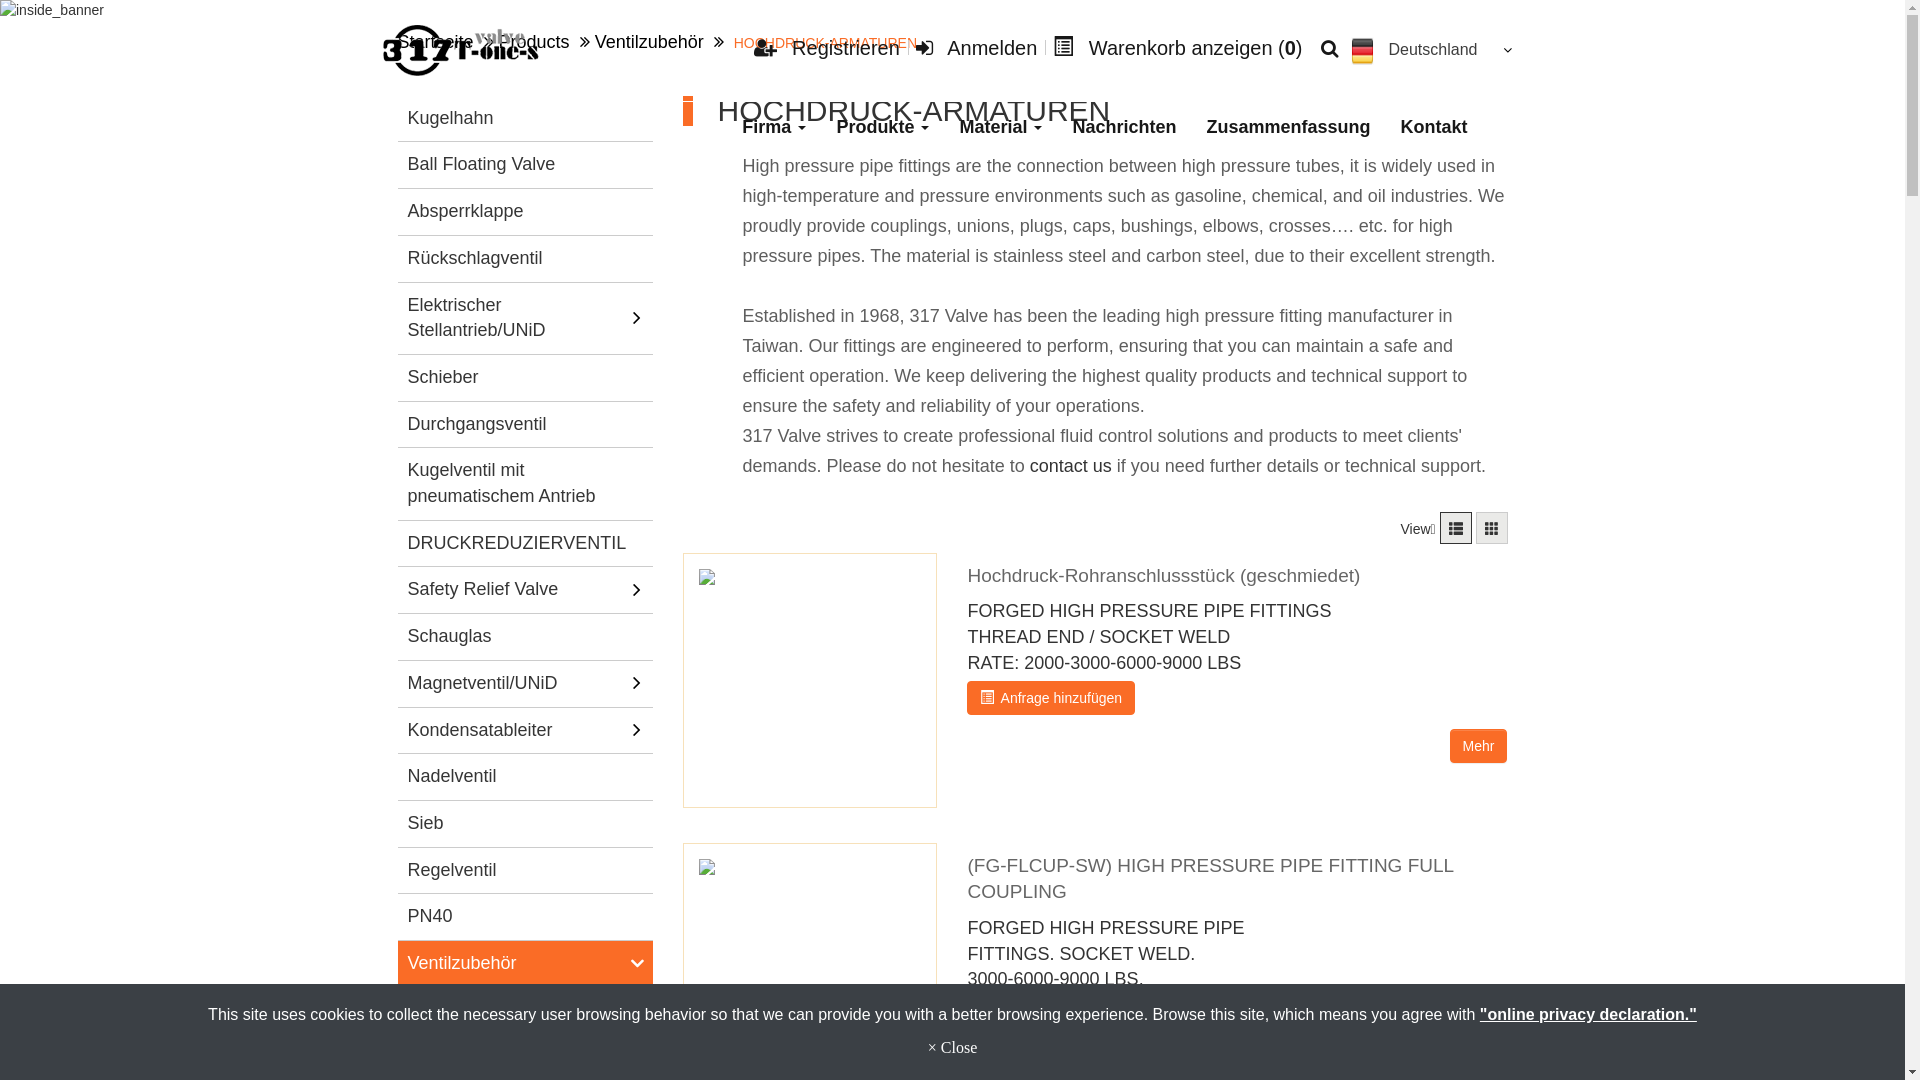 This screenshot has width=1920, height=1080. I want to click on 'Durchgangsventil', so click(401, 423).